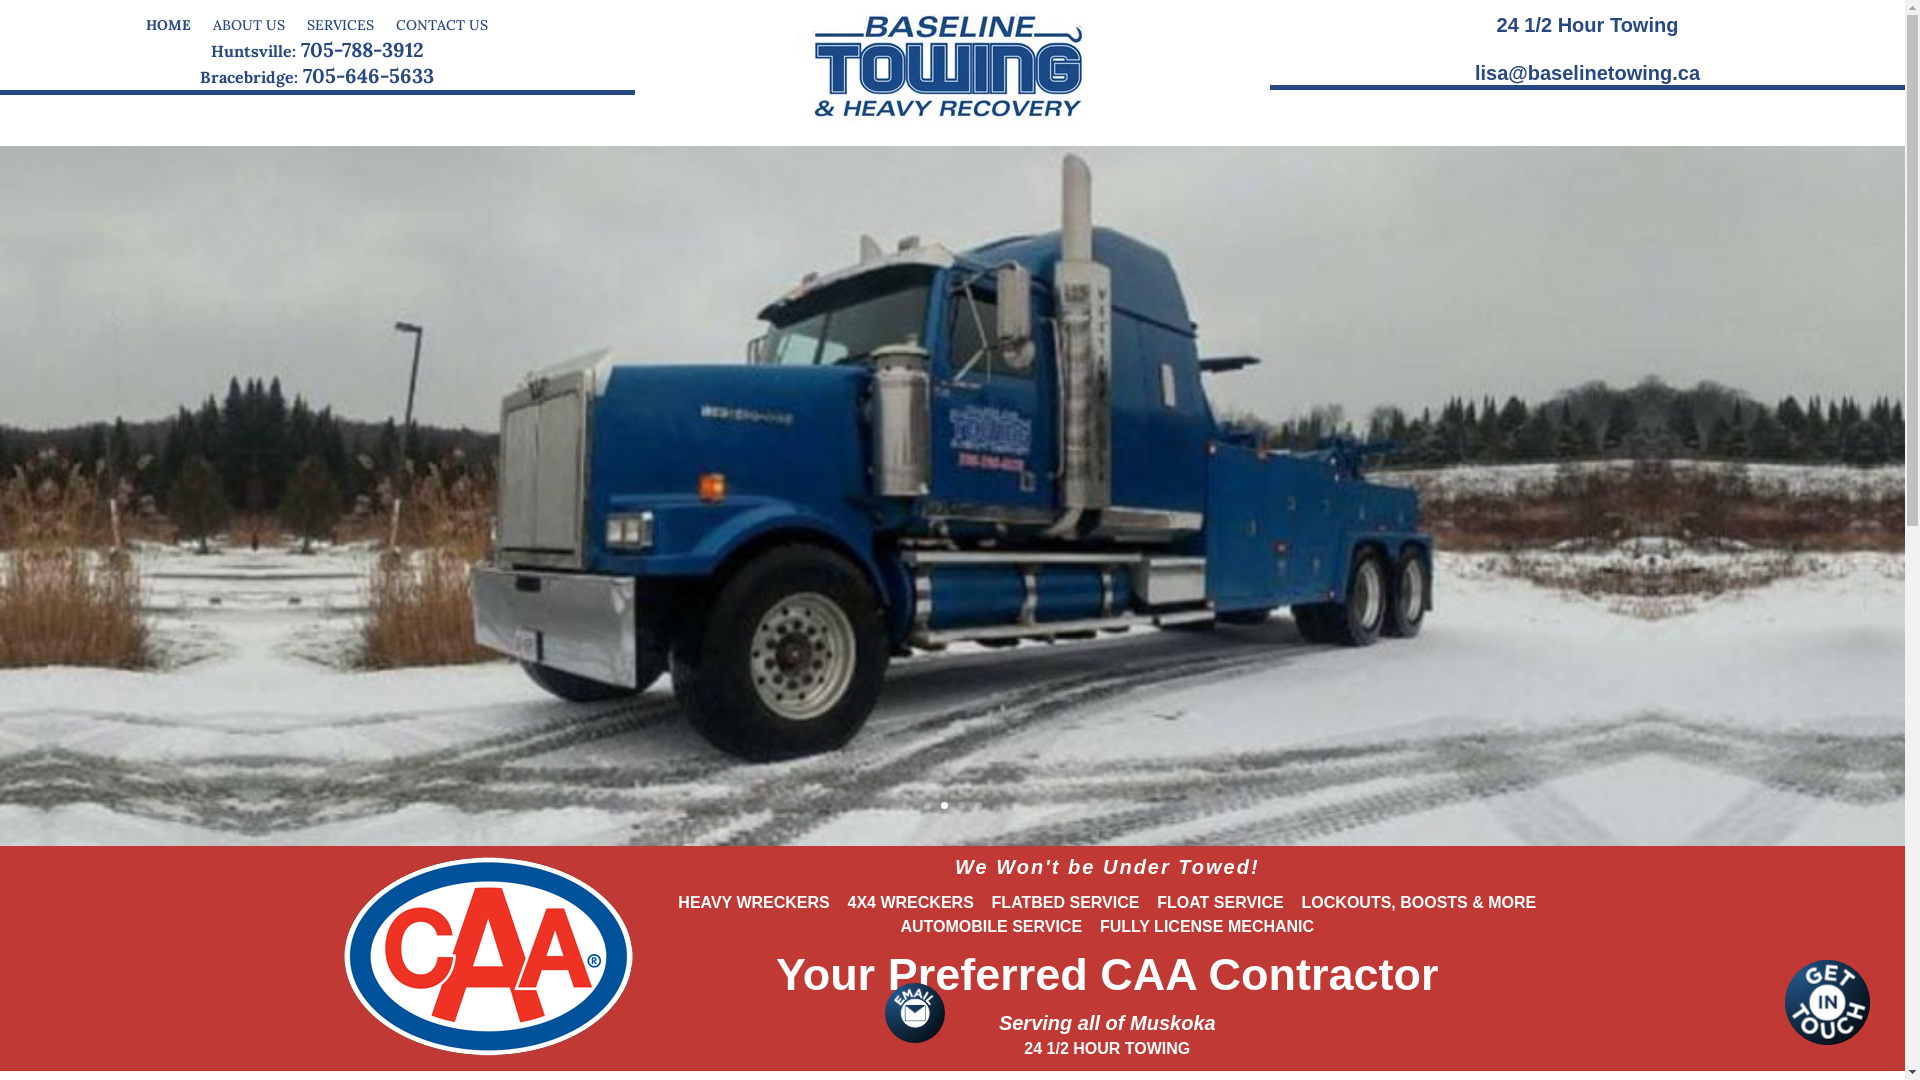 The height and width of the screenshot is (1080, 1920). Describe the element at coordinates (440, 19) in the screenshot. I see `'CONTACT US'` at that location.